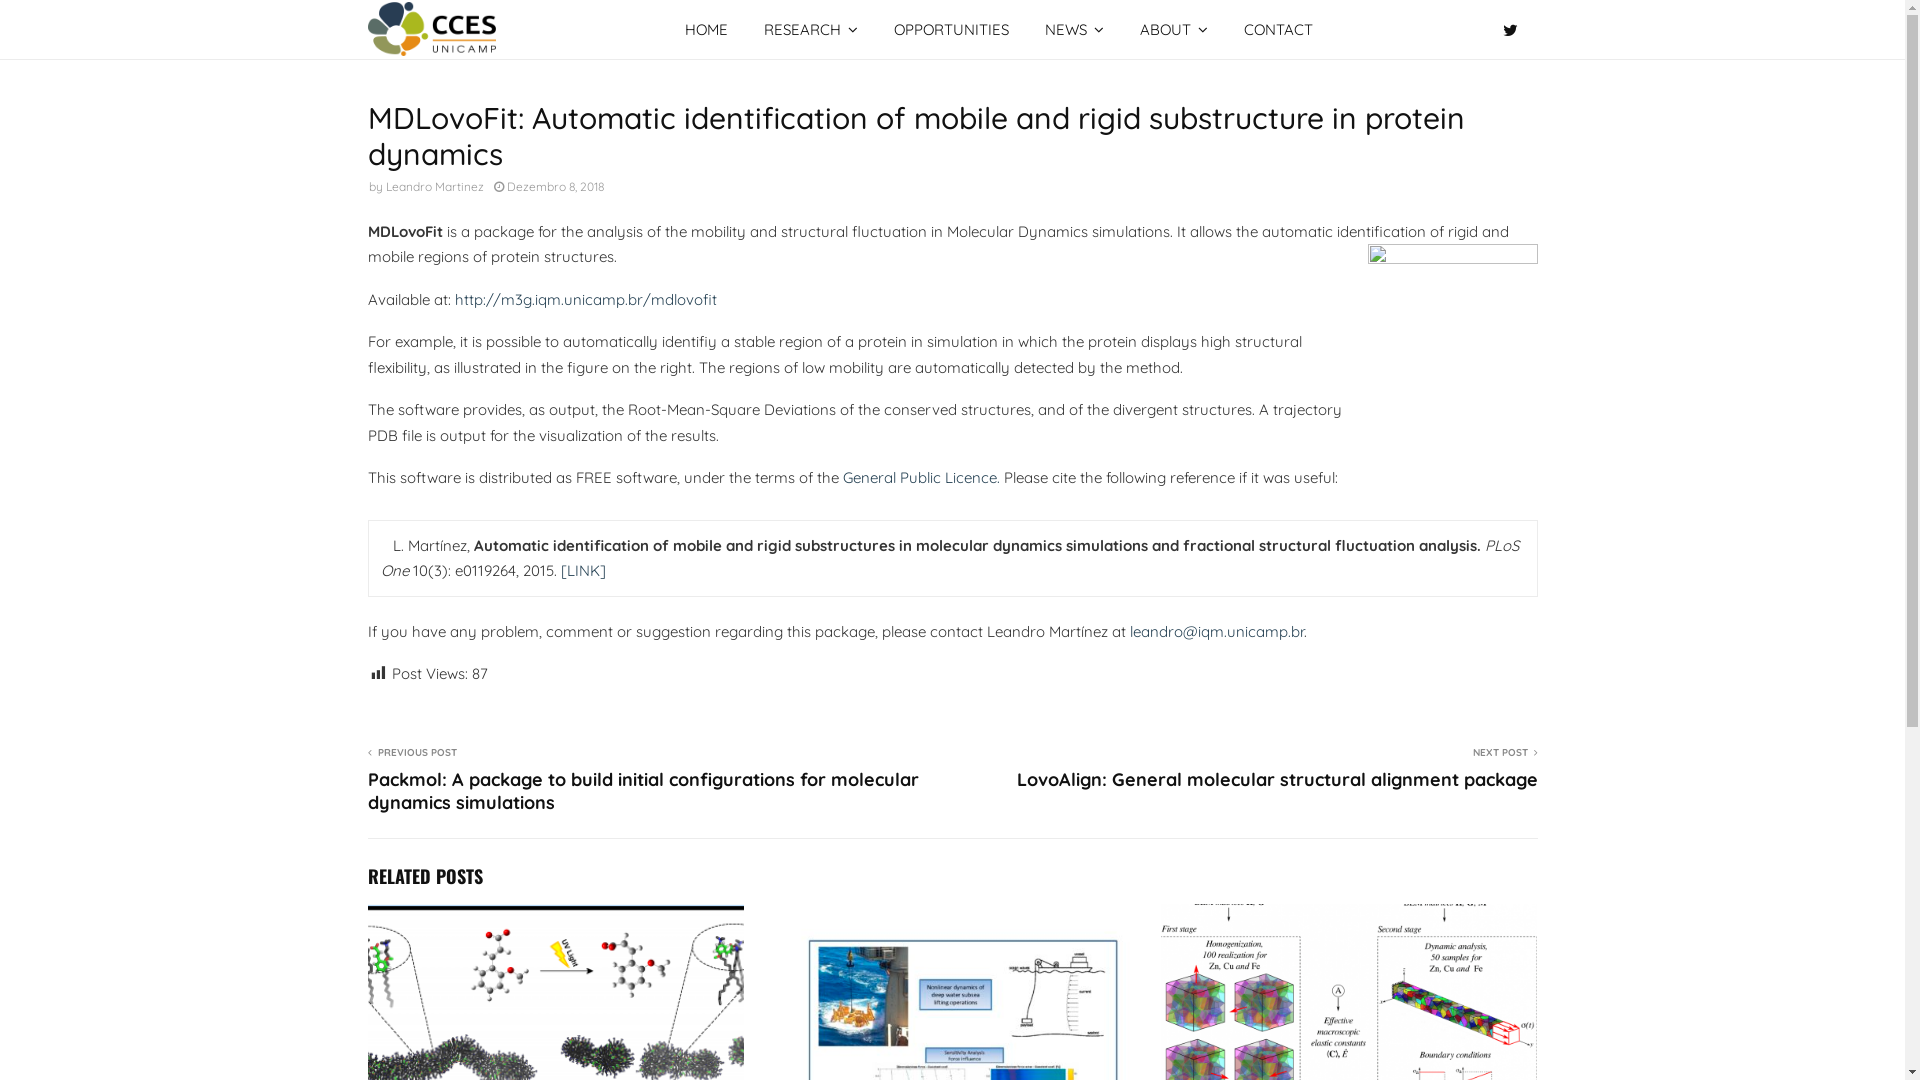 The height and width of the screenshot is (1080, 1920). What do you see at coordinates (811, 30) in the screenshot?
I see `'RESEARCH'` at bounding box center [811, 30].